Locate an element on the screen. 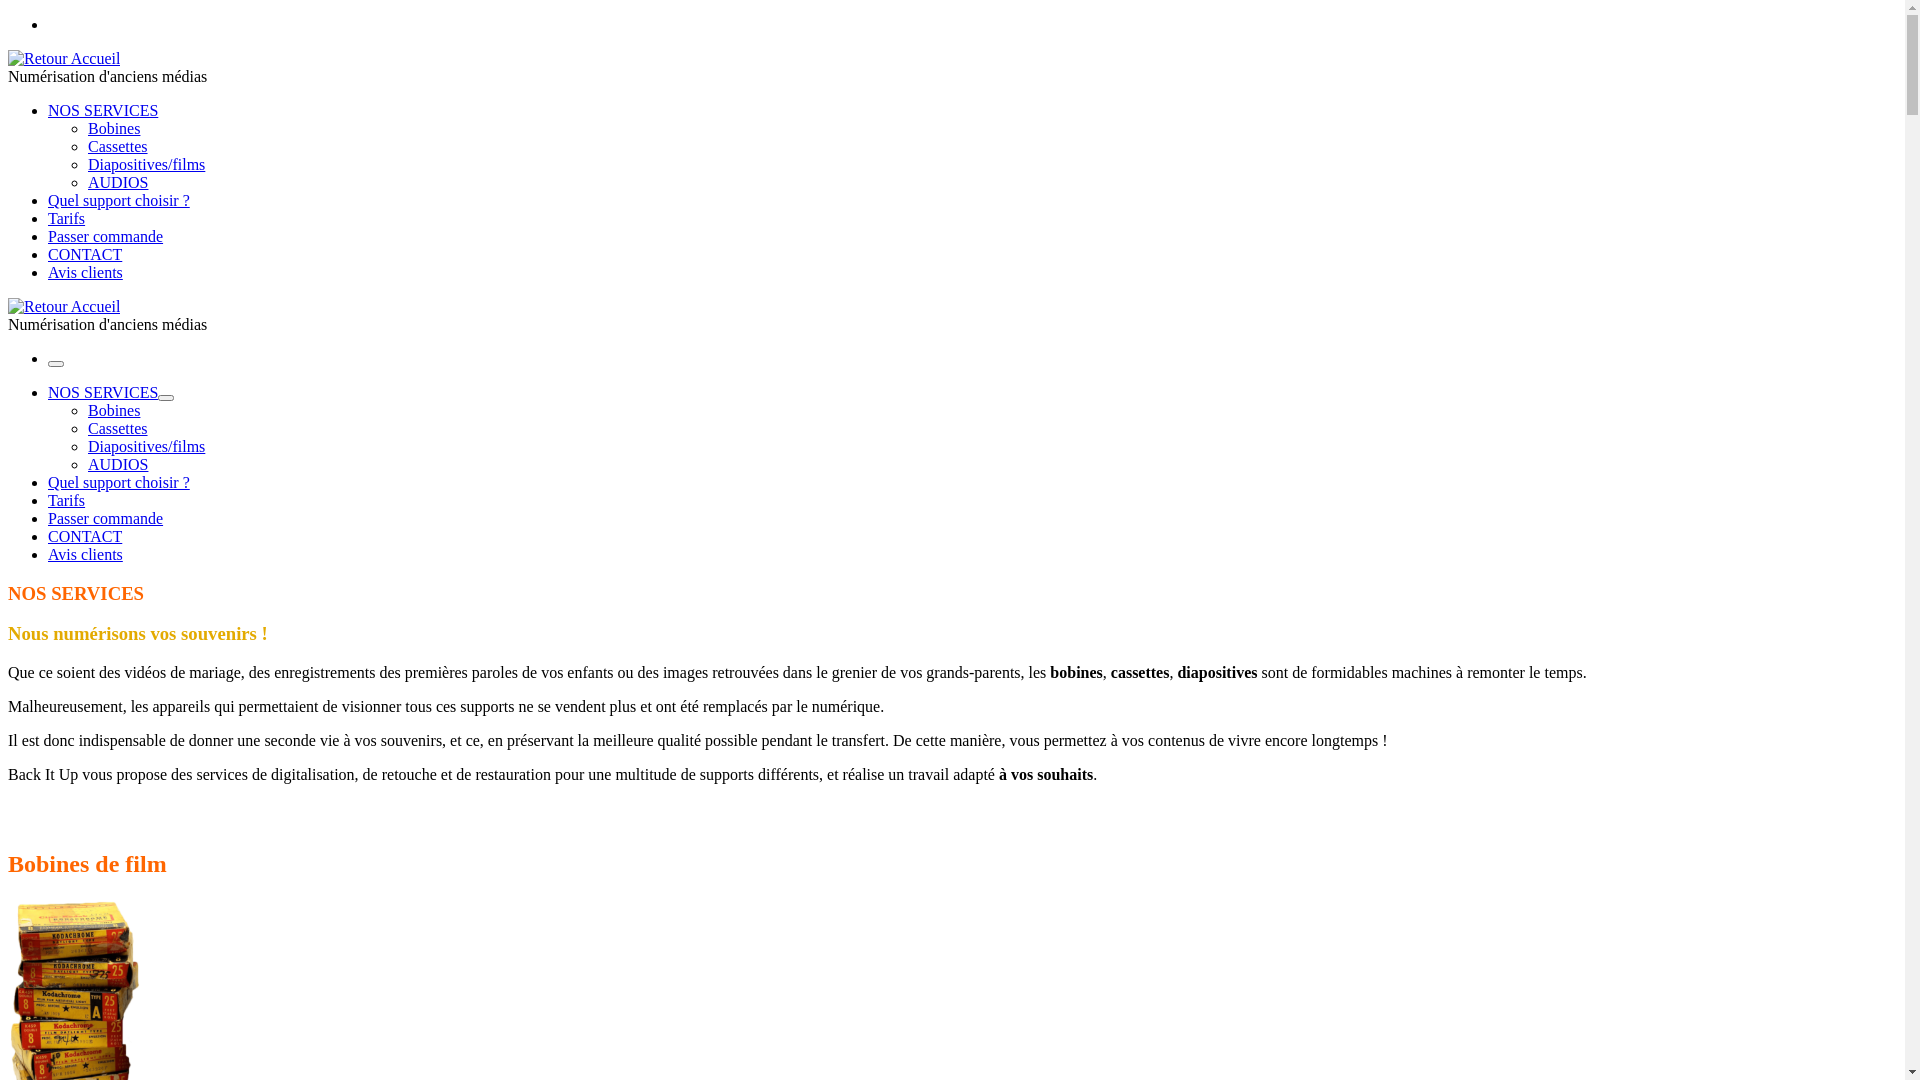 Image resolution: width=1920 pixels, height=1080 pixels. 'Avis clients' is located at coordinates (84, 554).